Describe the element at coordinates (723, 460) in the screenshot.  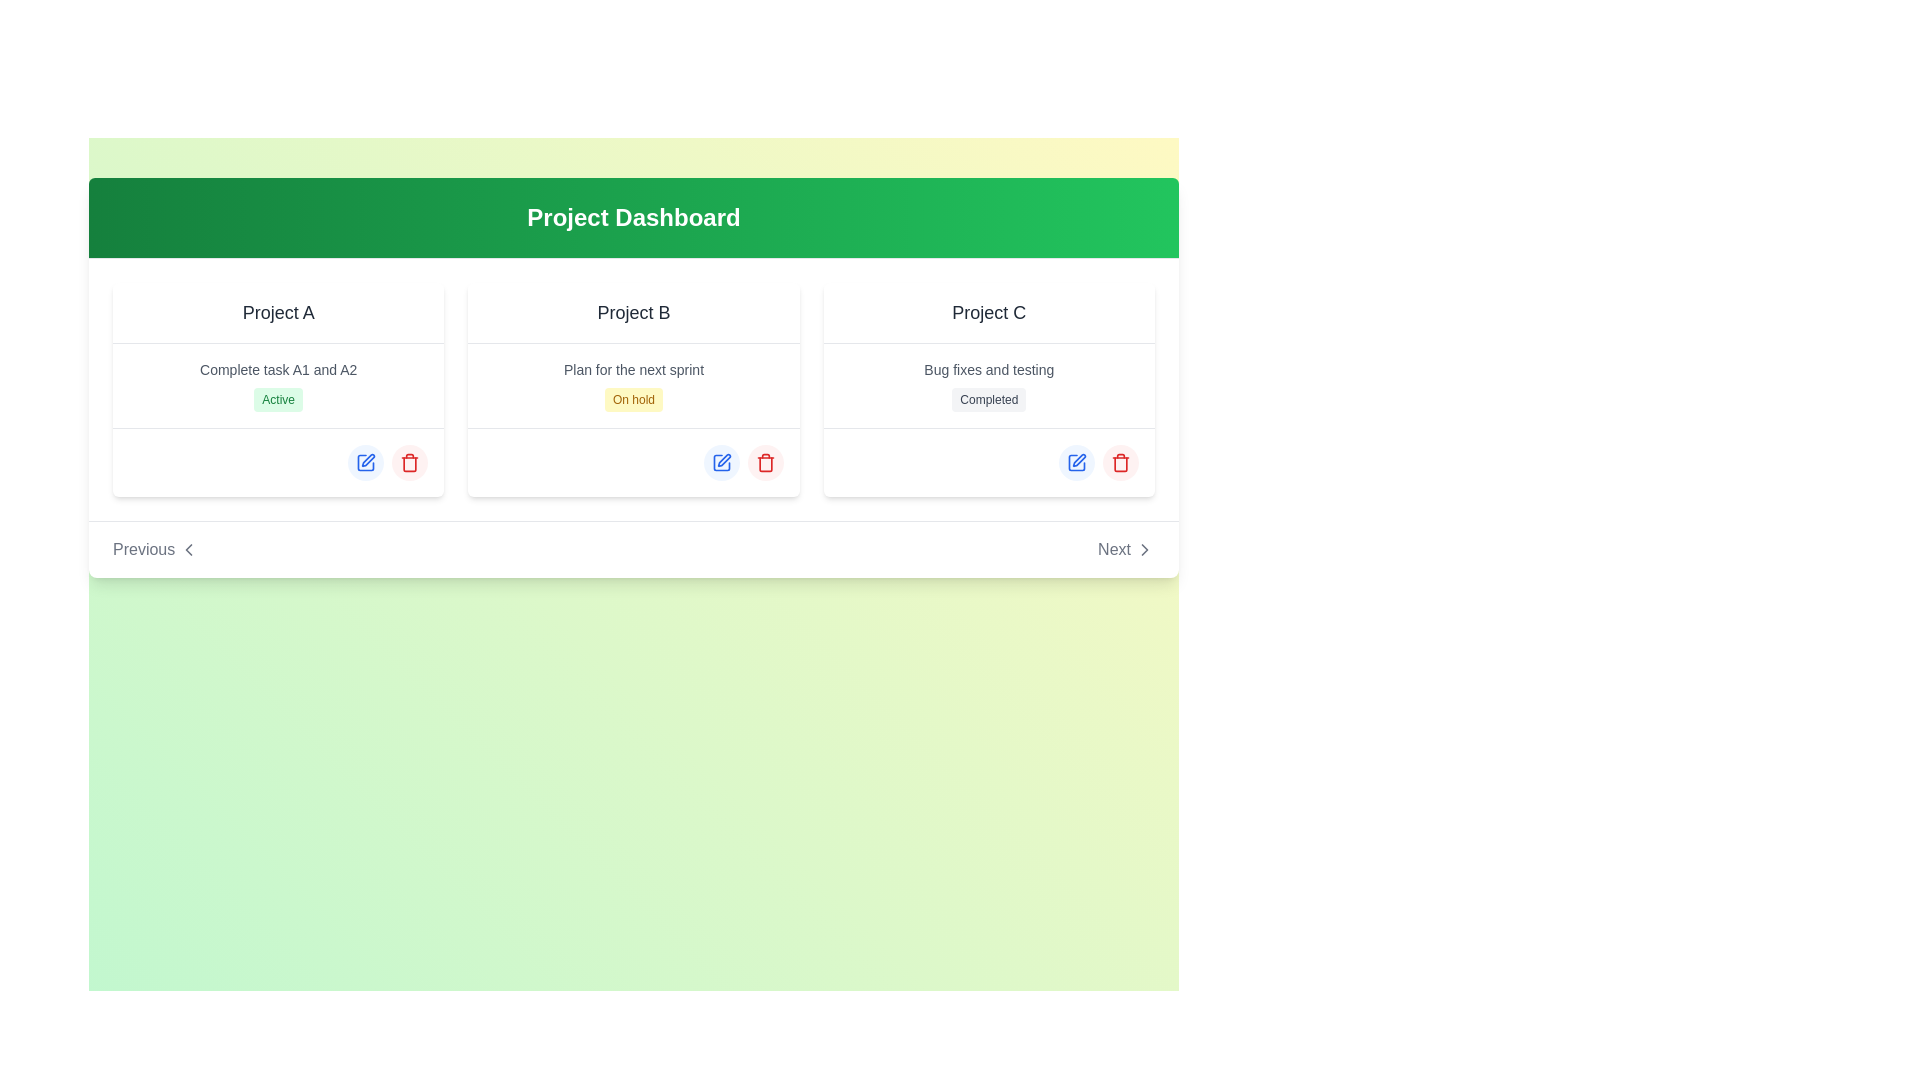
I see `the blue pen tool icon located in the bottom right corner of the 'Project B' card` at that location.